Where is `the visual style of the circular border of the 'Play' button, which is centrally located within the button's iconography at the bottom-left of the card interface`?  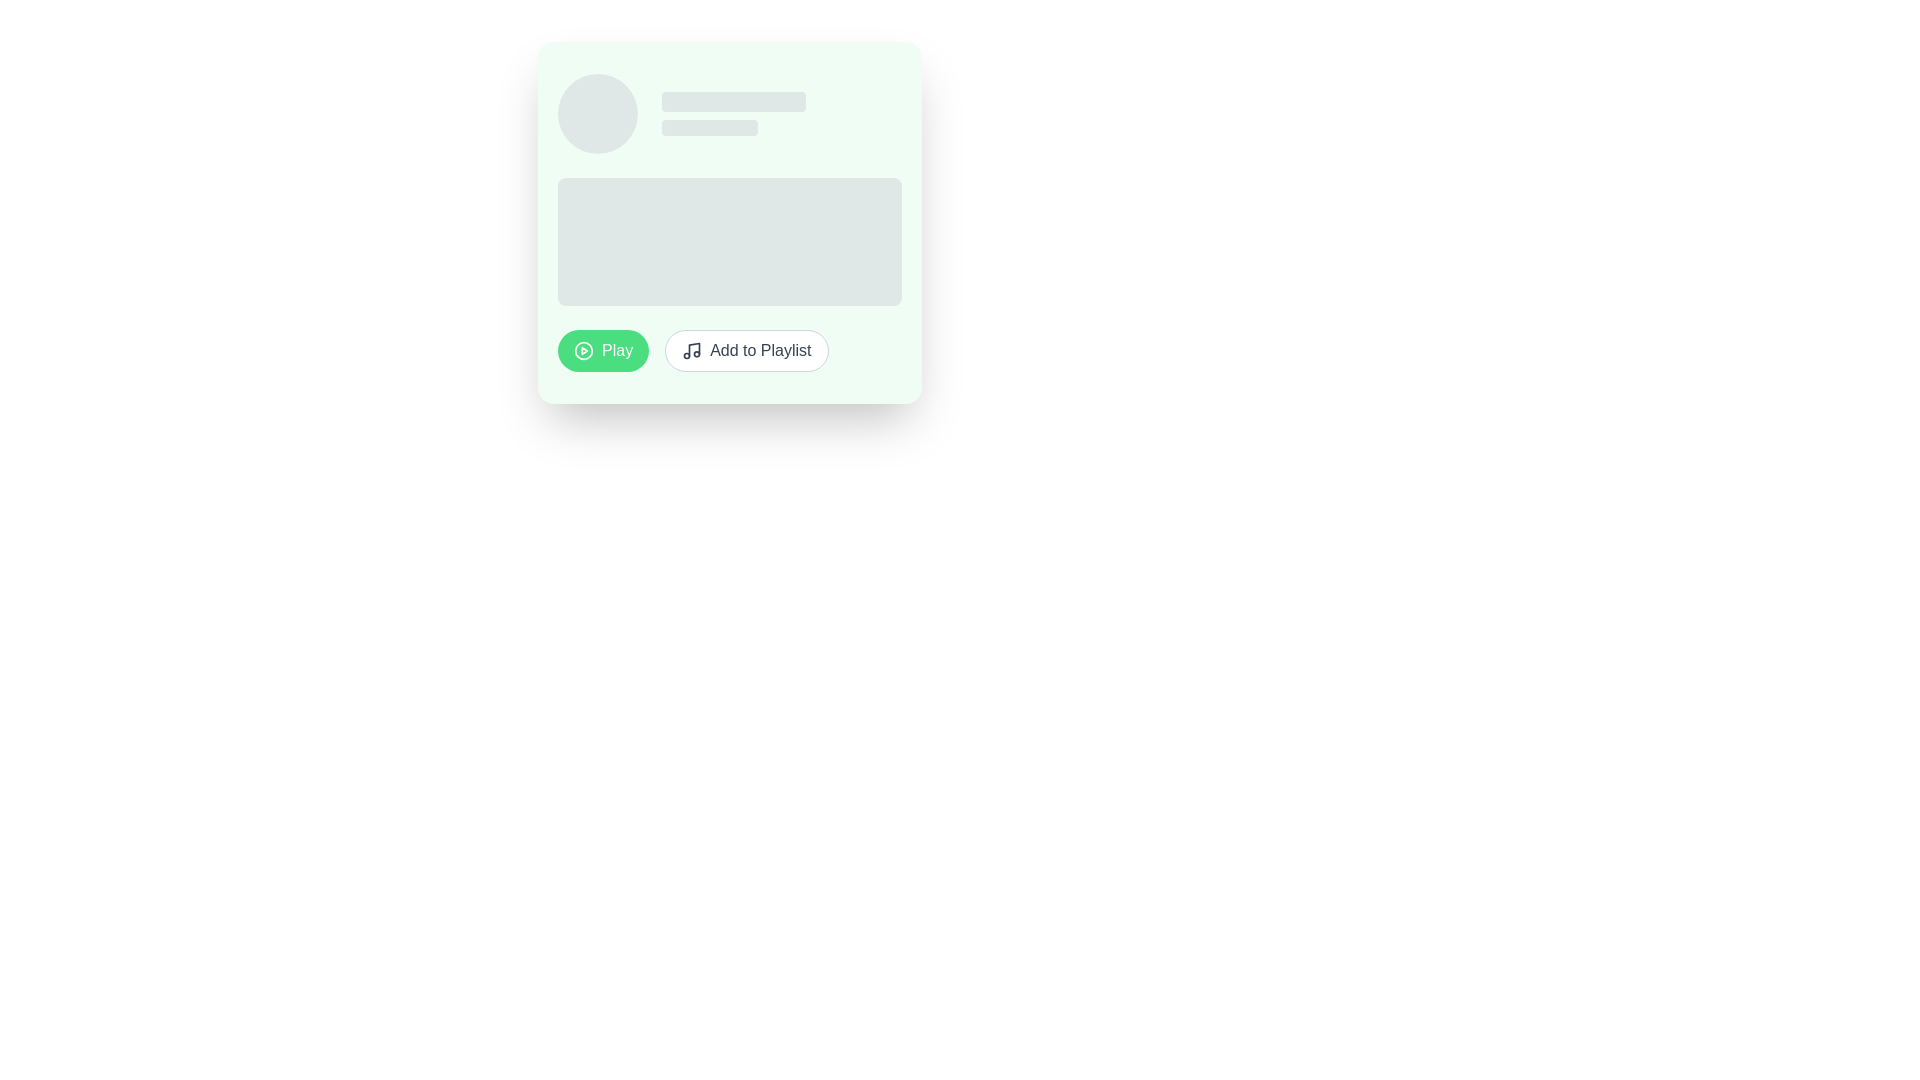 the visual style of the circular border of the 'Play' button, which is centrally located within the button's iconography at the bottom-left of the card interface is located at coordinates (583, 350).